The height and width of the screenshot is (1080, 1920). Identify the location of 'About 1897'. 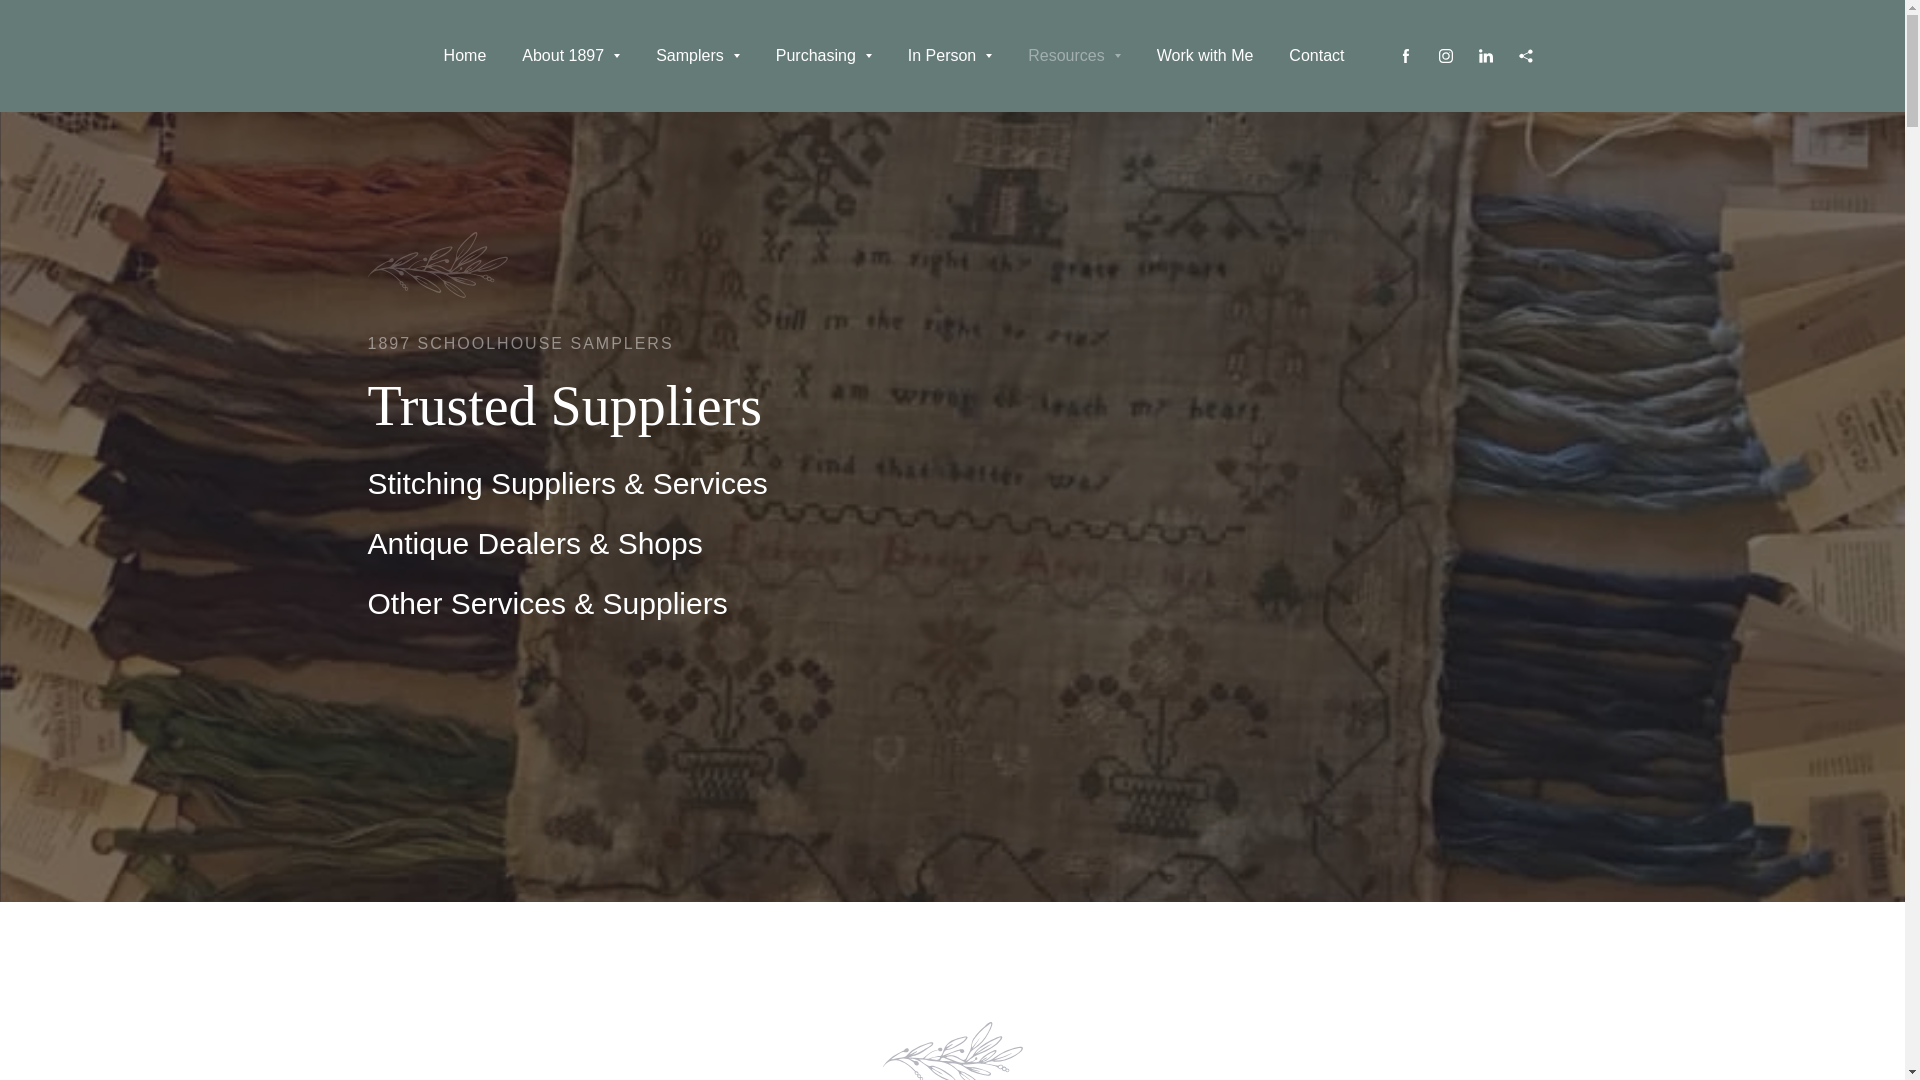
(570, 55).